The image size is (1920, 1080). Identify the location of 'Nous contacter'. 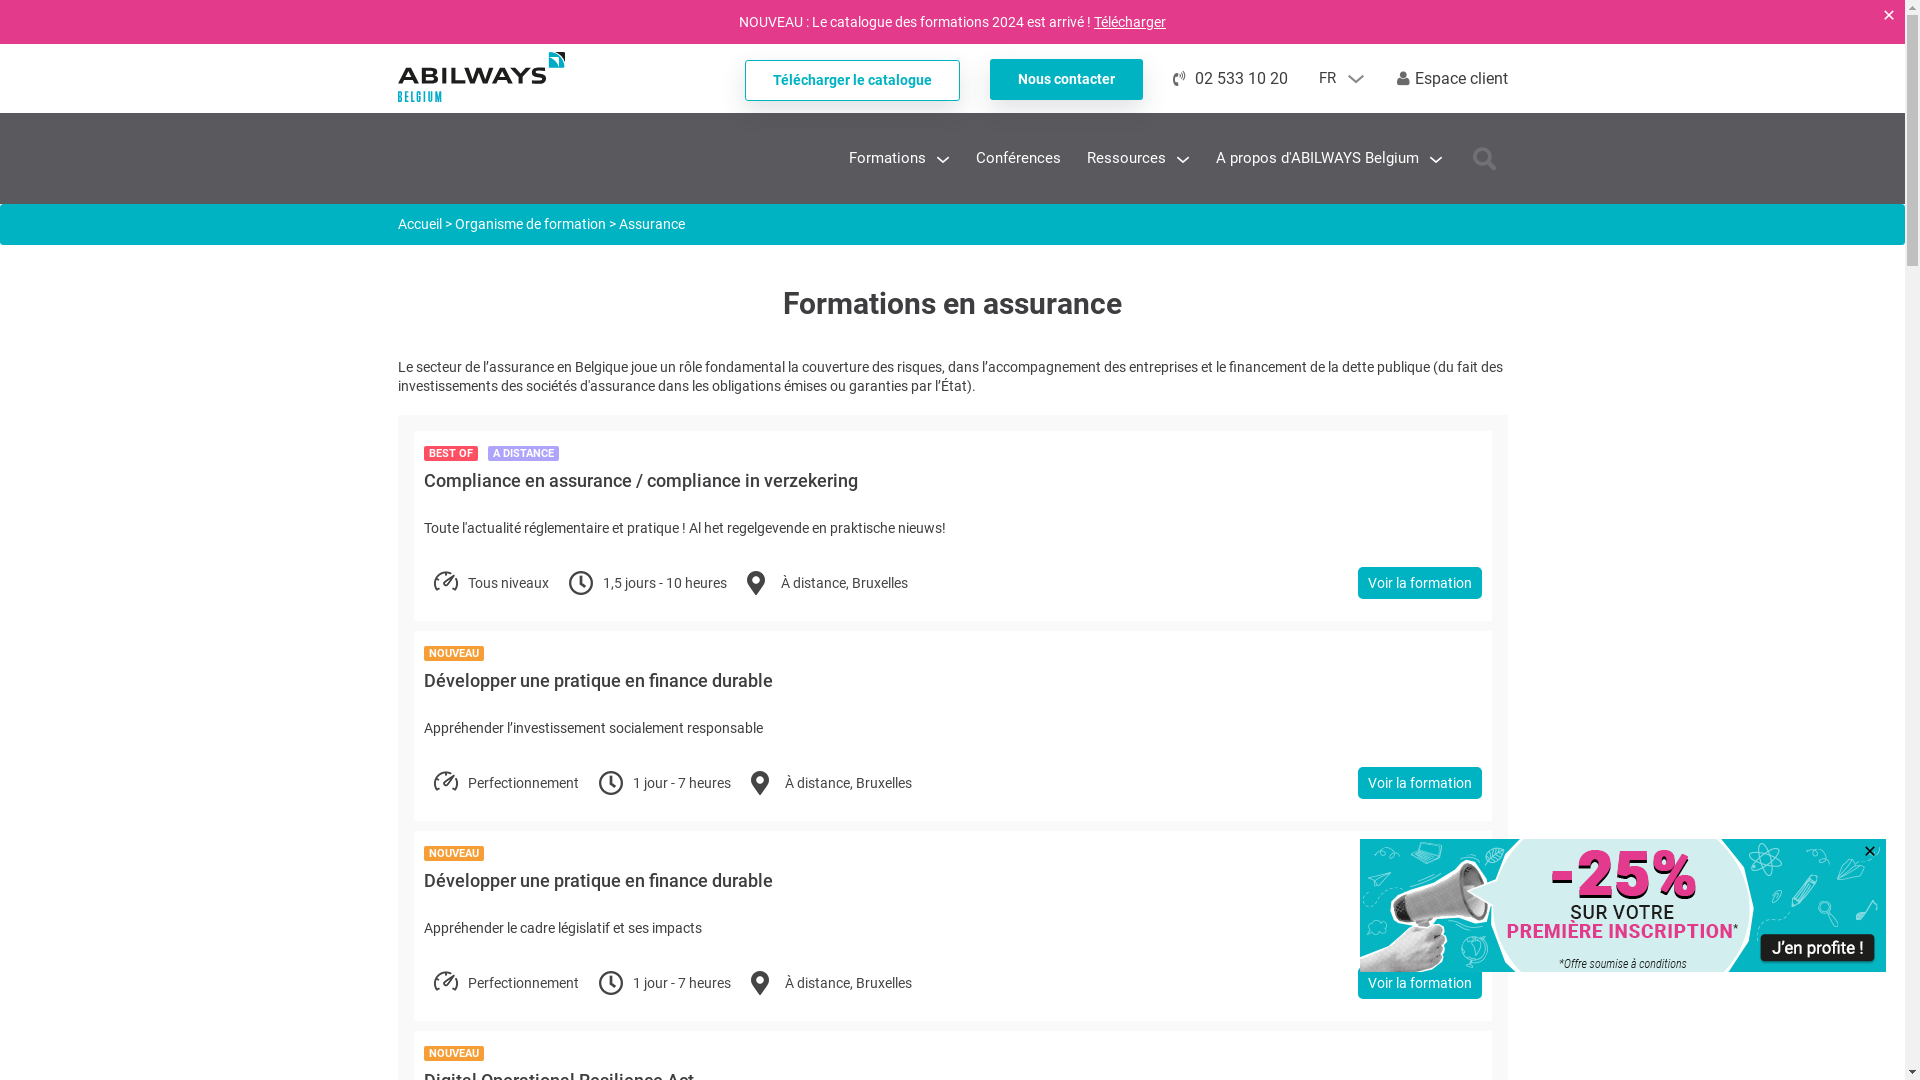
(989, 78).